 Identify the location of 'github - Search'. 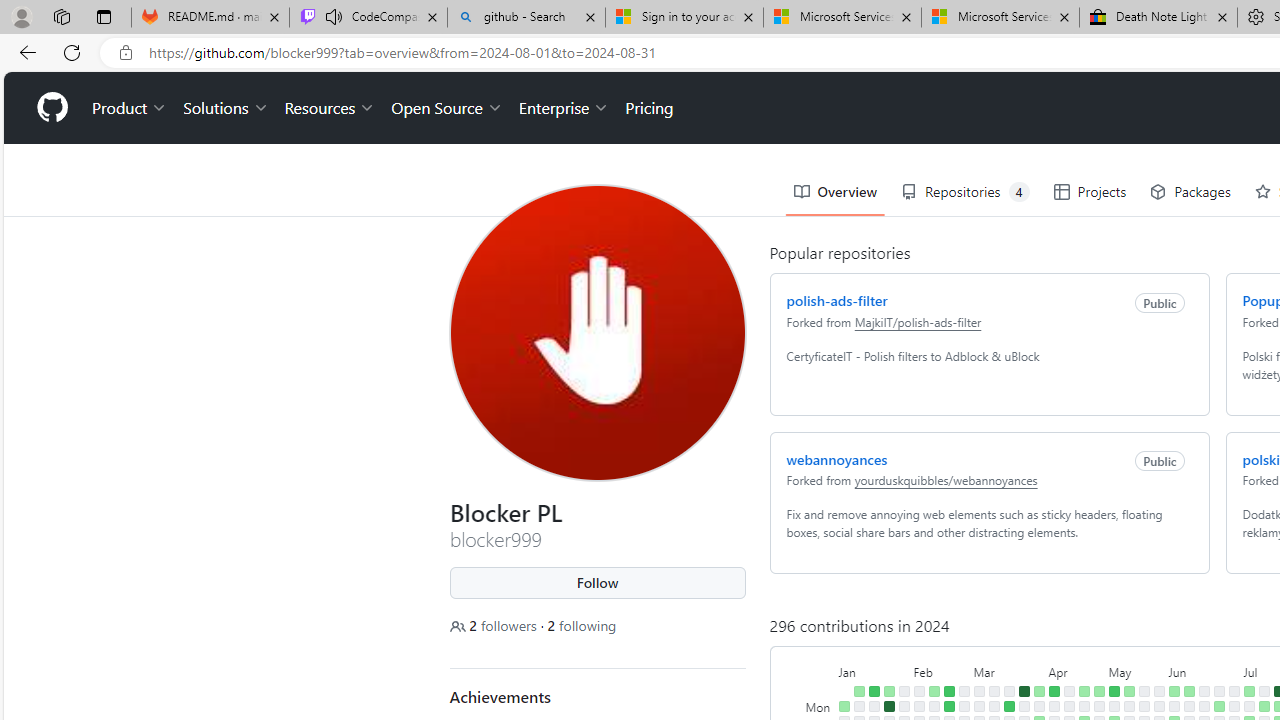
(526, 17).